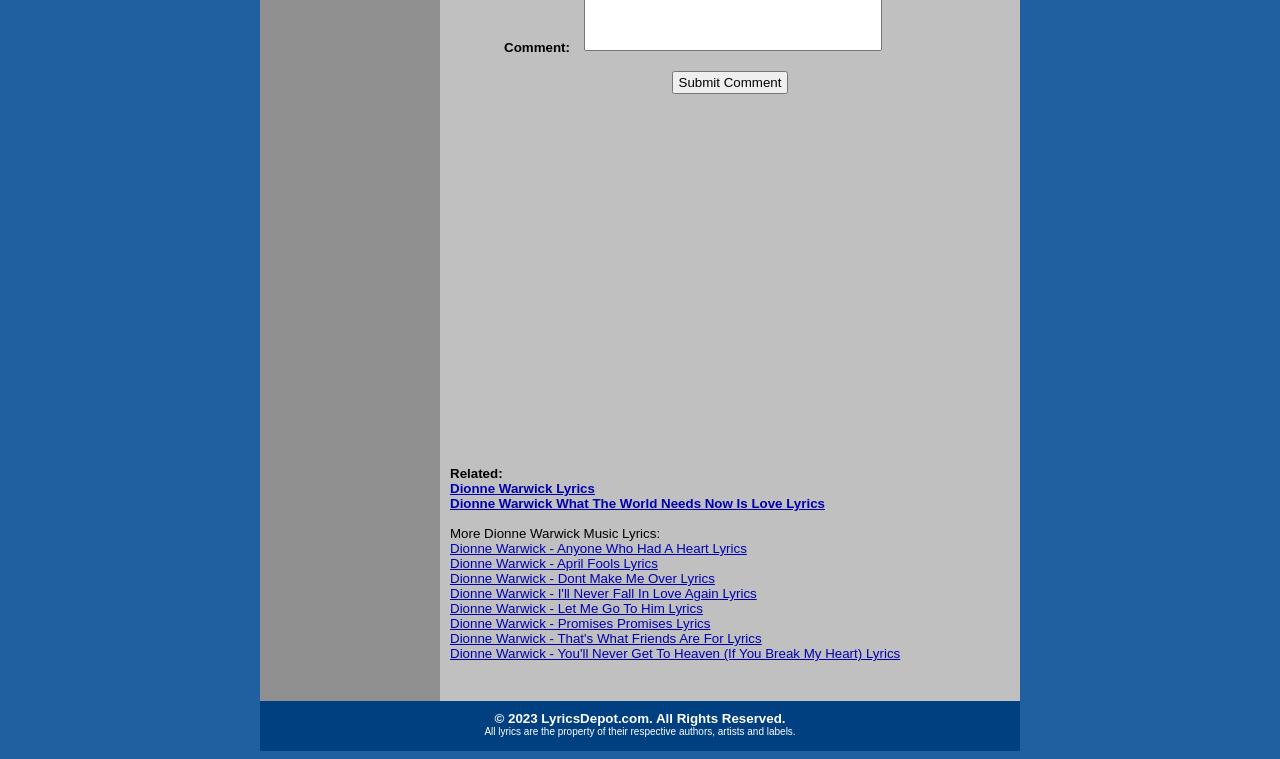 This screenshot has width=1280, height=759. What do you see at coordinates (536, 46) in the screenshot?
I see `'Comment:'` at bounding box center [536, 46].